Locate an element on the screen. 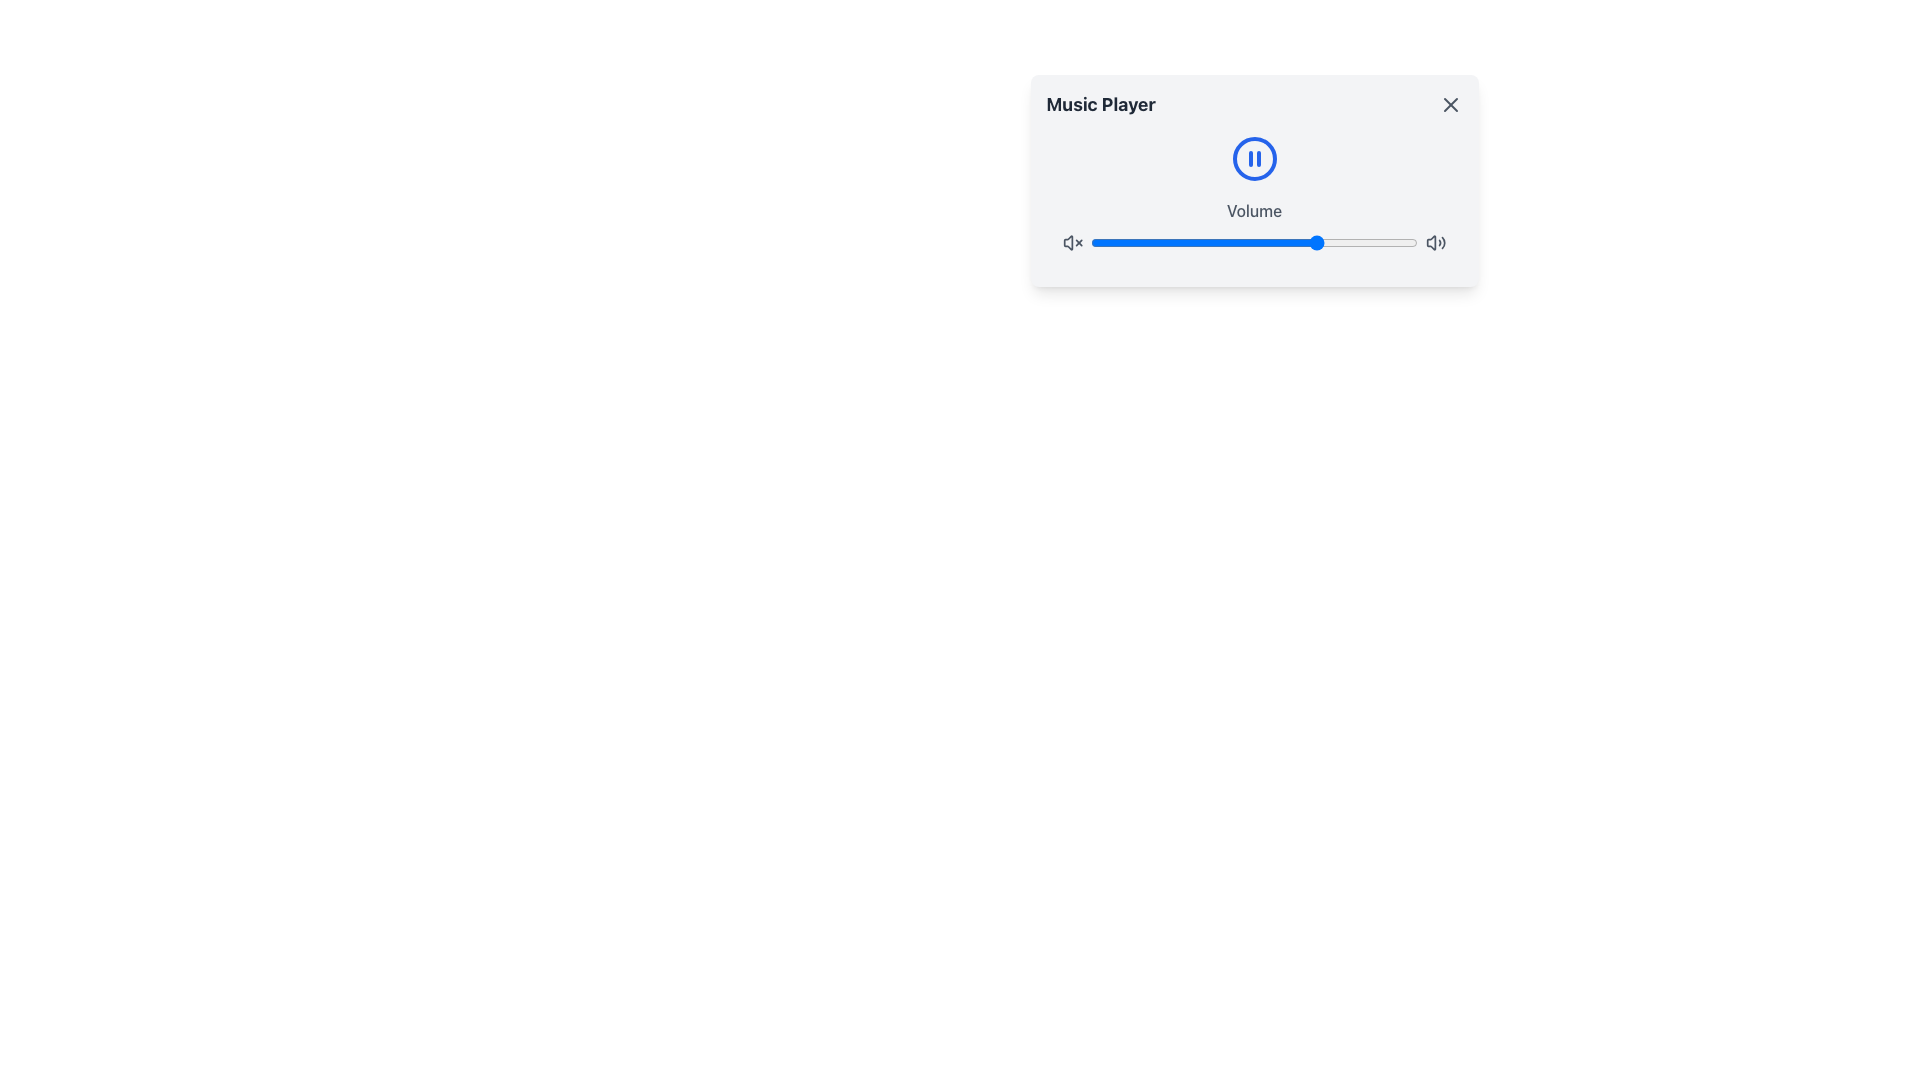 The width and height of the screenshot is (1920, 1080). the blue stroke SVG circle element that represents the pause icon, located at the top center of the music player interface, just above the 'Volume' label is located at coordinates (1253, 157).